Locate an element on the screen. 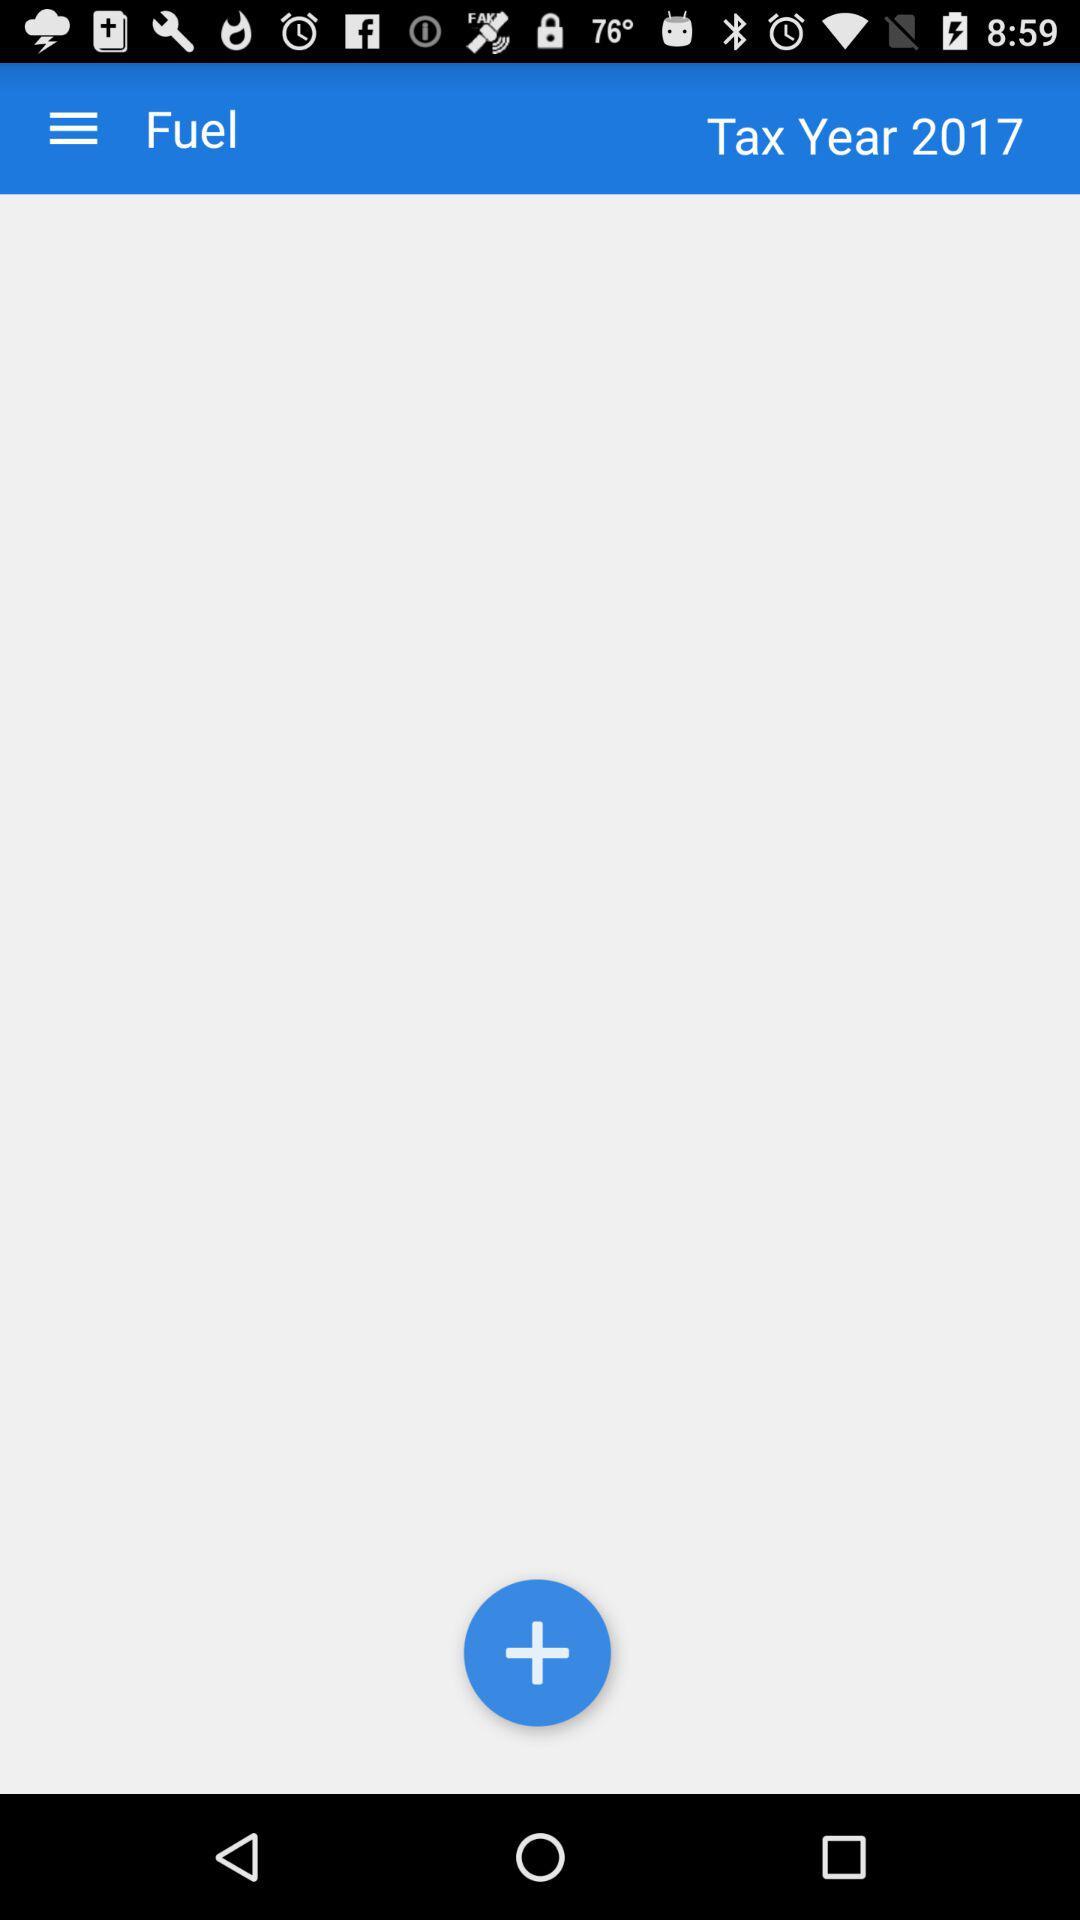  item next to tax year 2017 item is located at coordinates (170, 127).